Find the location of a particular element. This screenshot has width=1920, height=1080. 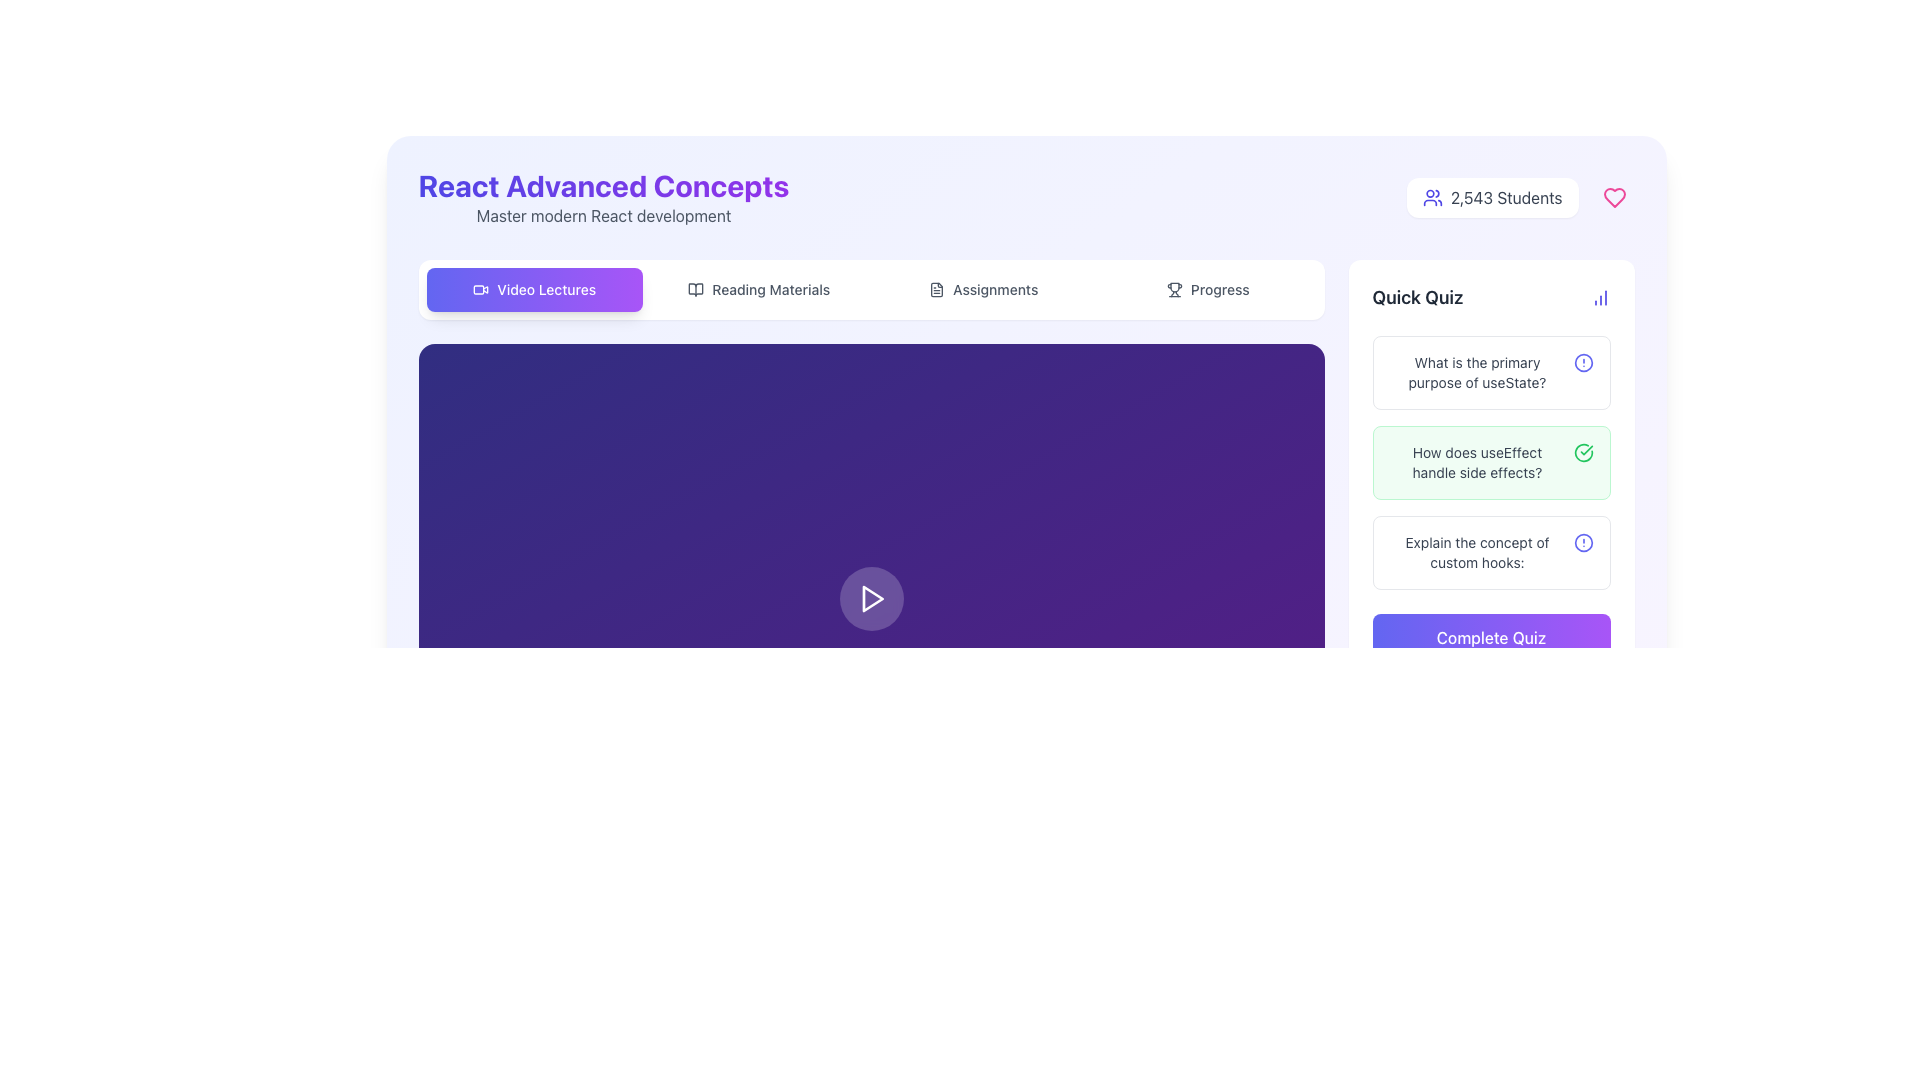

the positive state icon located to the right of the question text 'How does useEffect handle side effects?' in the 'Quick Quiz' section on the right sidebar as a passive visual cue is located at coordinates (1582, 452).